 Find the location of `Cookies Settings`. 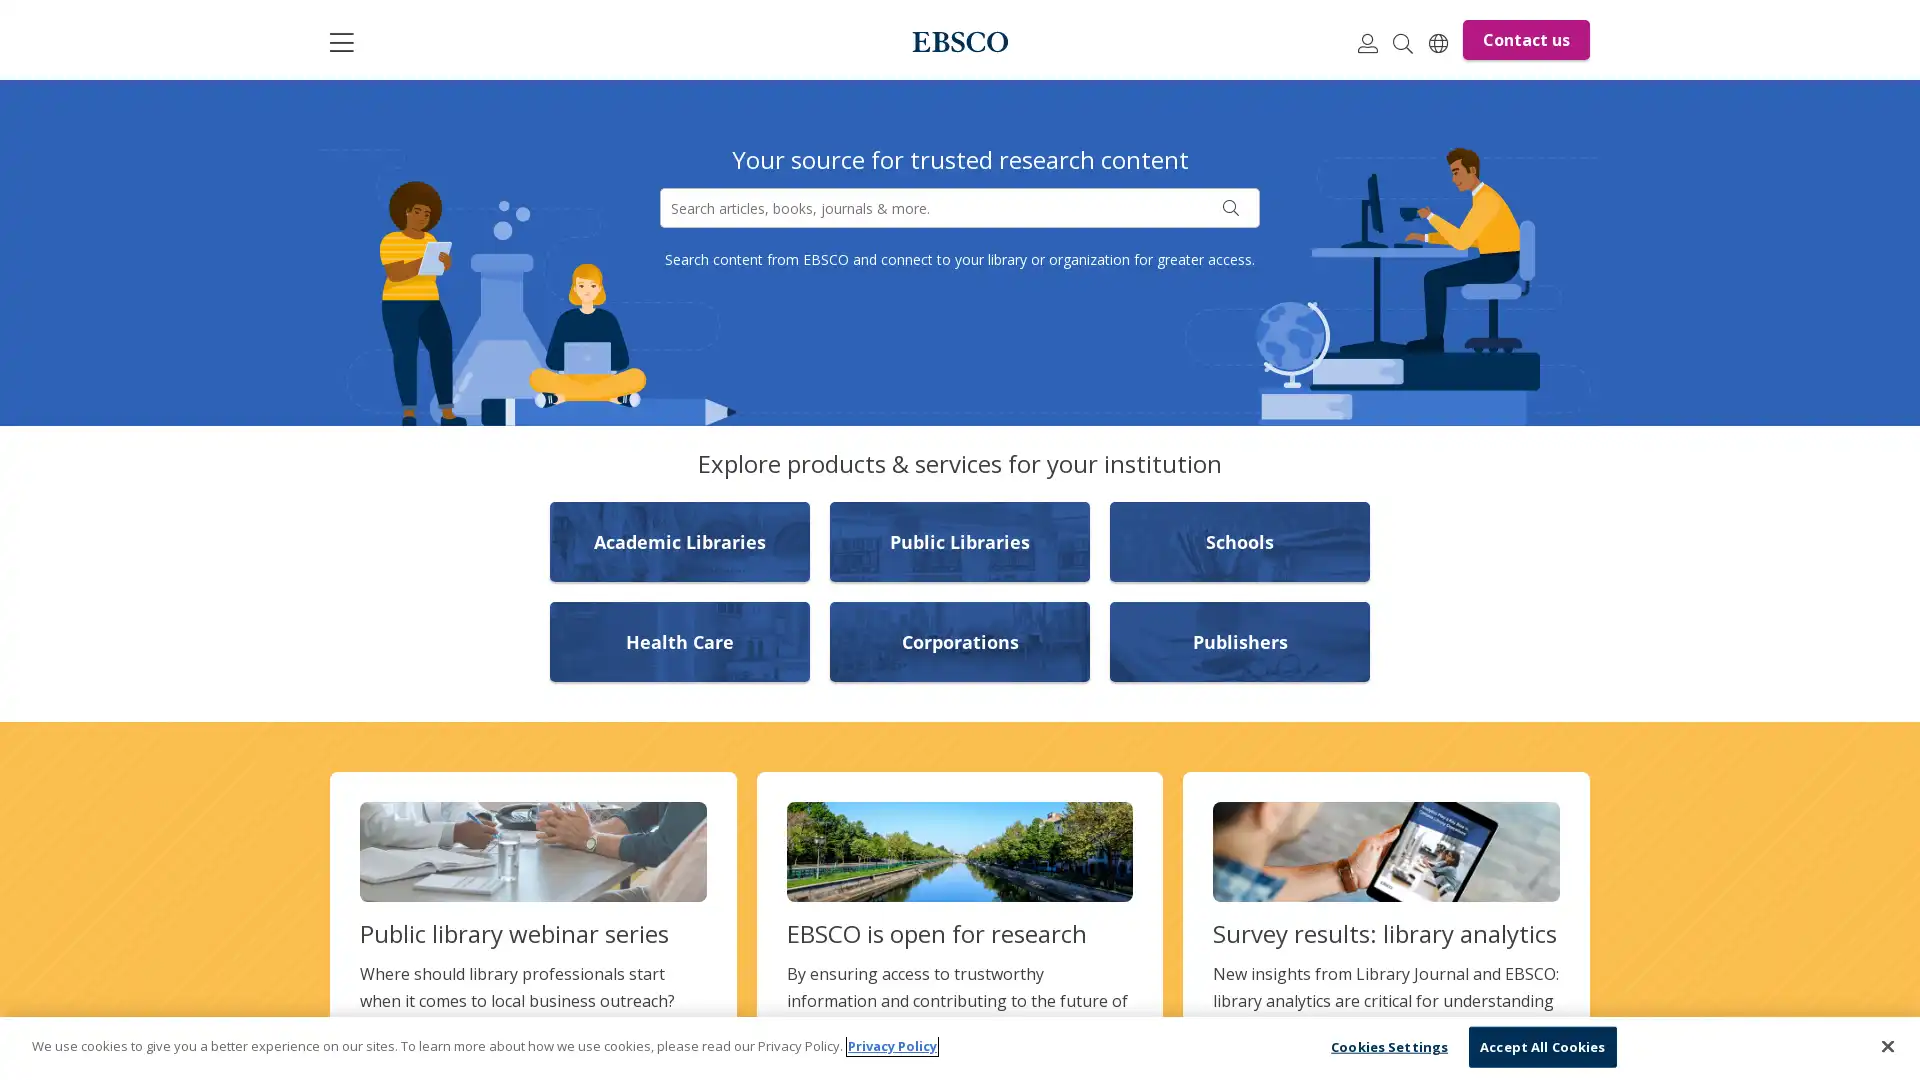

Cookies Settings is located at coordinates (1388, 1045).